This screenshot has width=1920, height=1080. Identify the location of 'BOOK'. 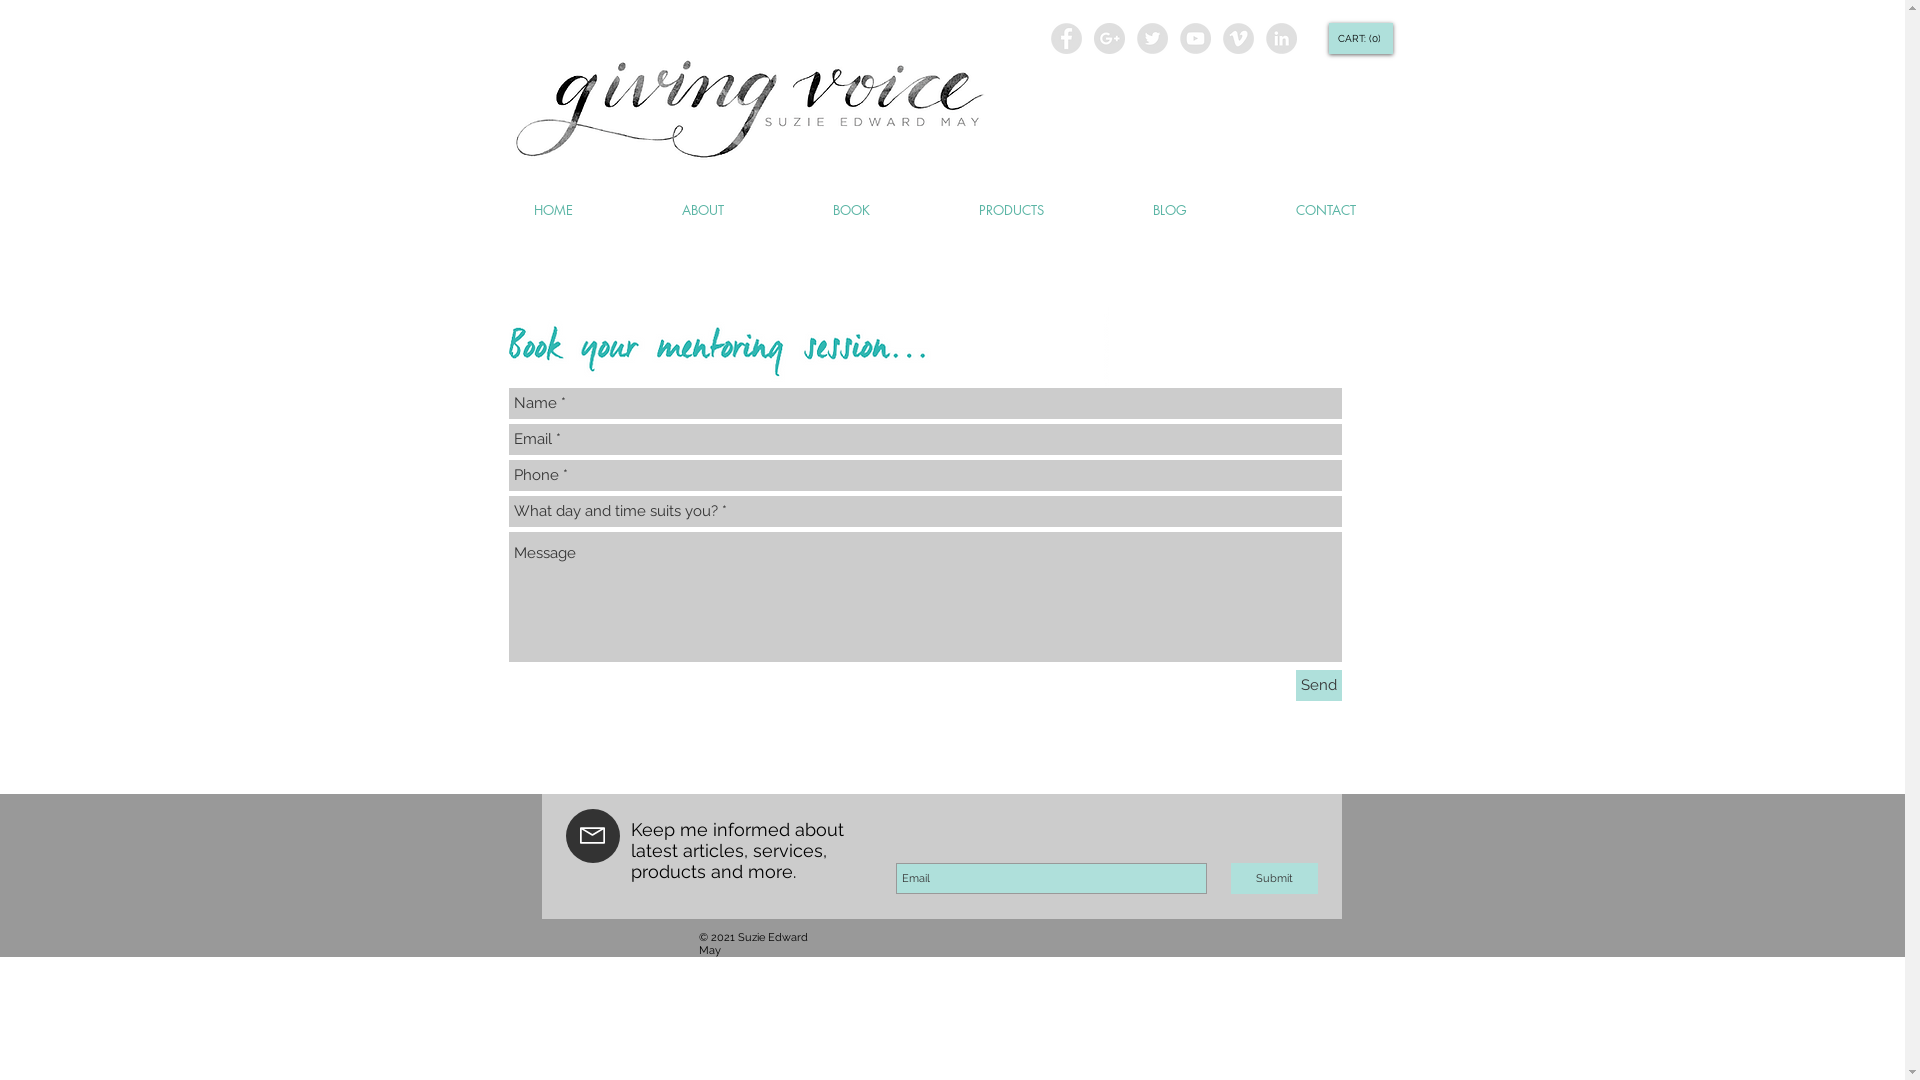
(776, 210).